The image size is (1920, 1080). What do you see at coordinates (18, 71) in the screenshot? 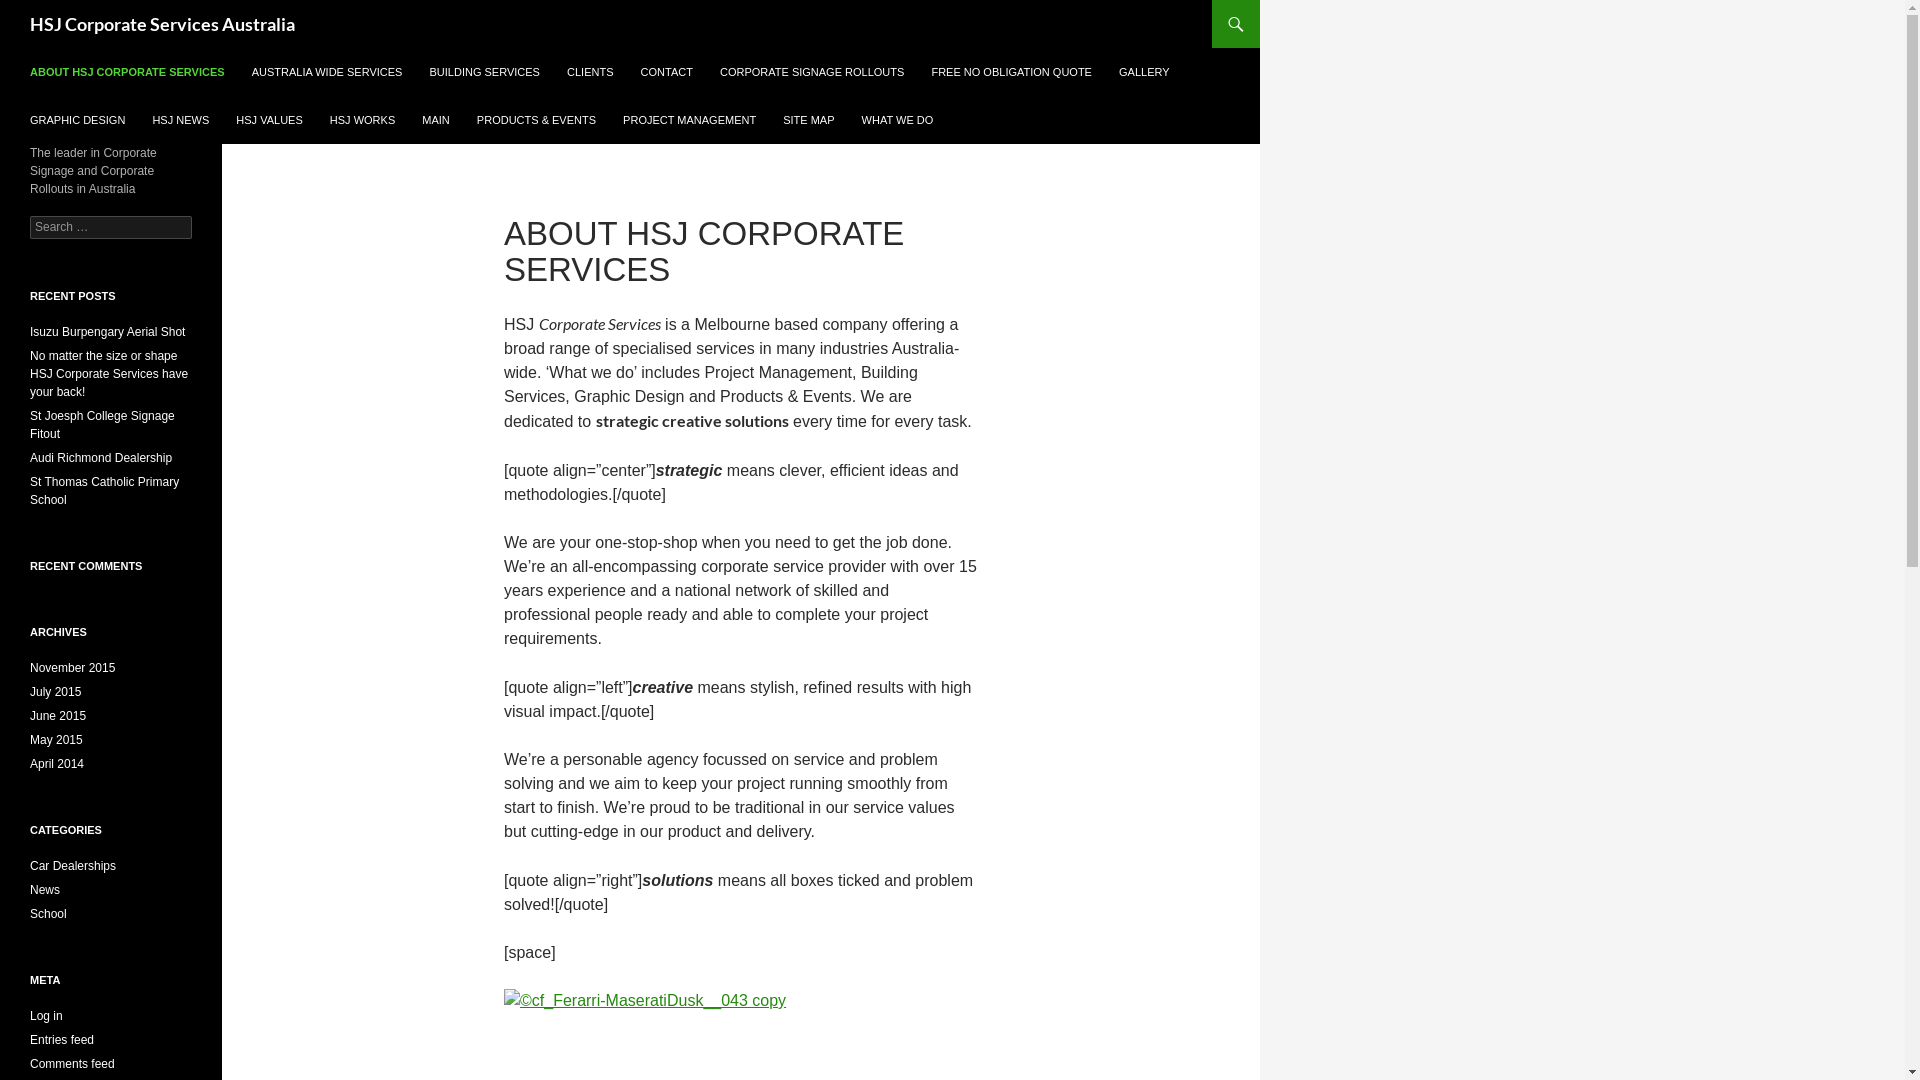
I see `'ABOUT HSJ CORPORATE SERVICES'` at bounding box center [18, 71].